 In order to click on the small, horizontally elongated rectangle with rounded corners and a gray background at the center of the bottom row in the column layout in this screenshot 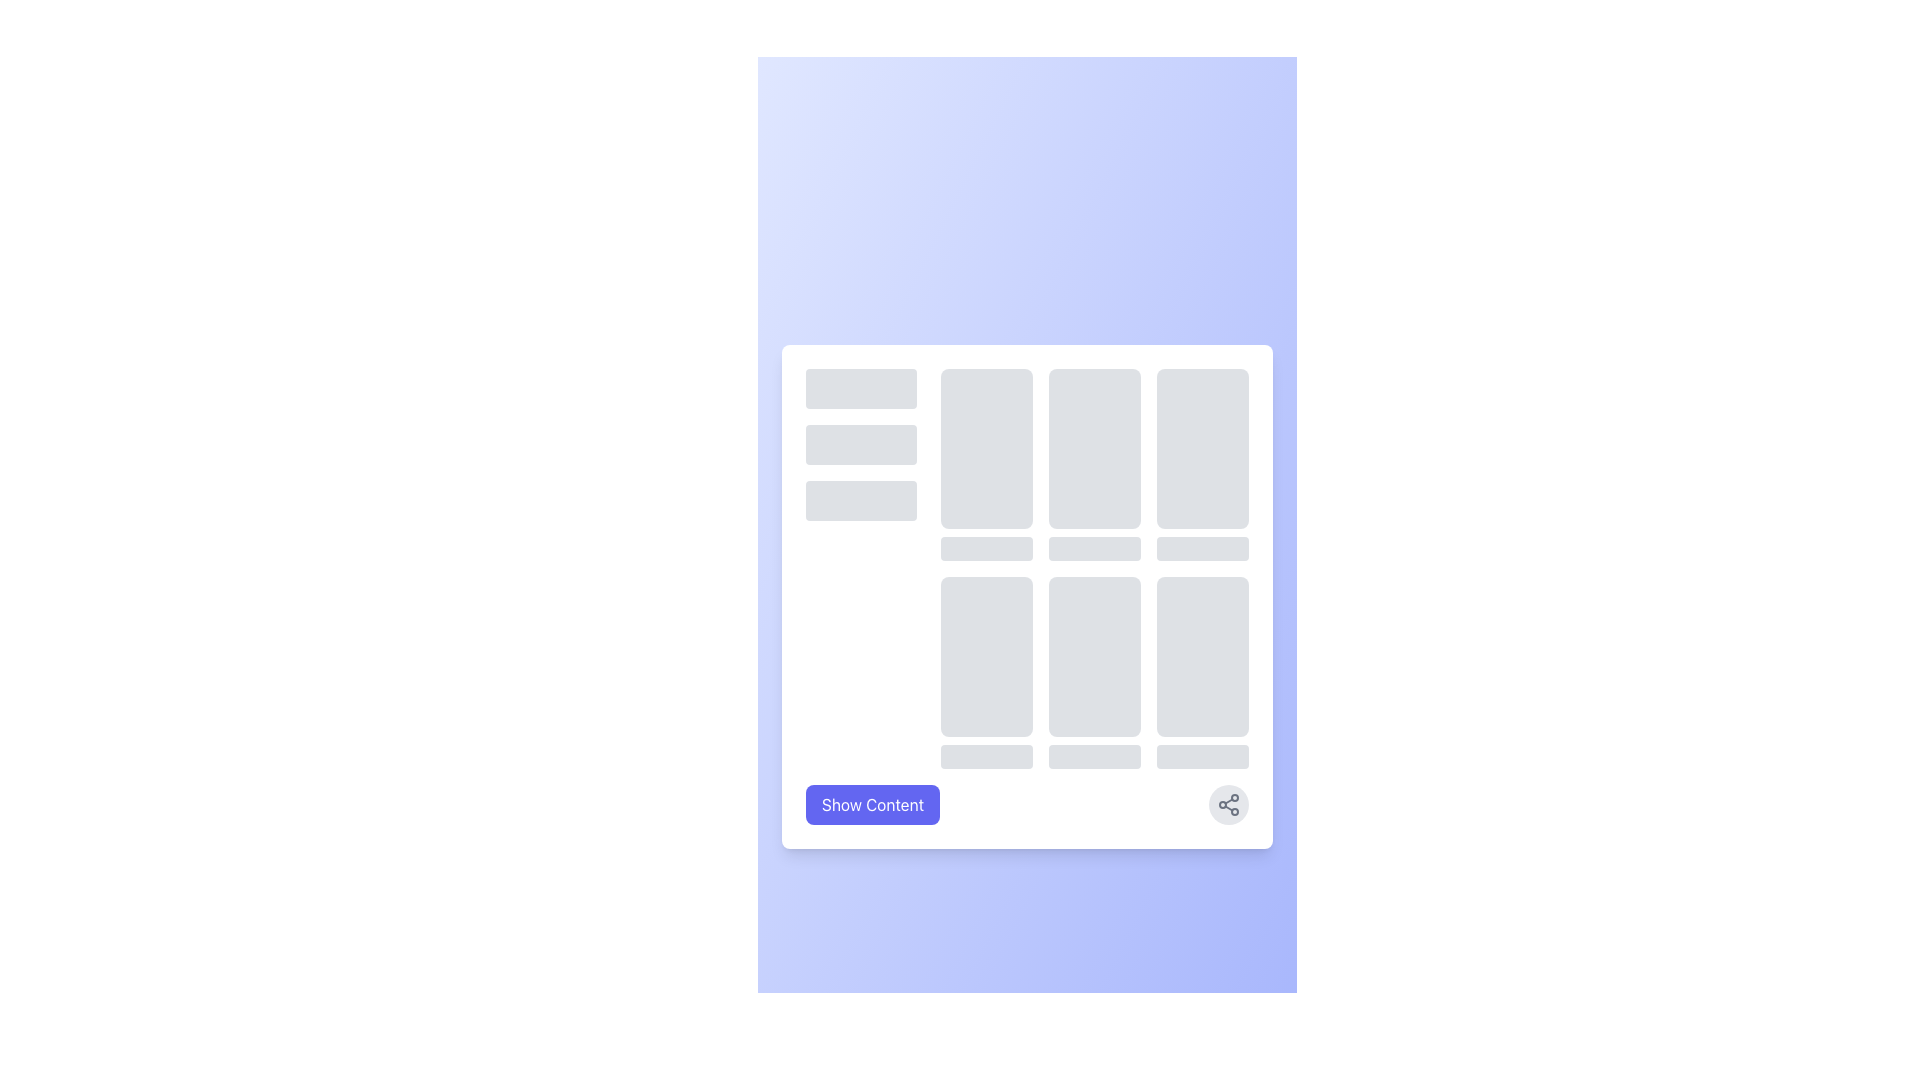, I will do `click(986, 756)`.